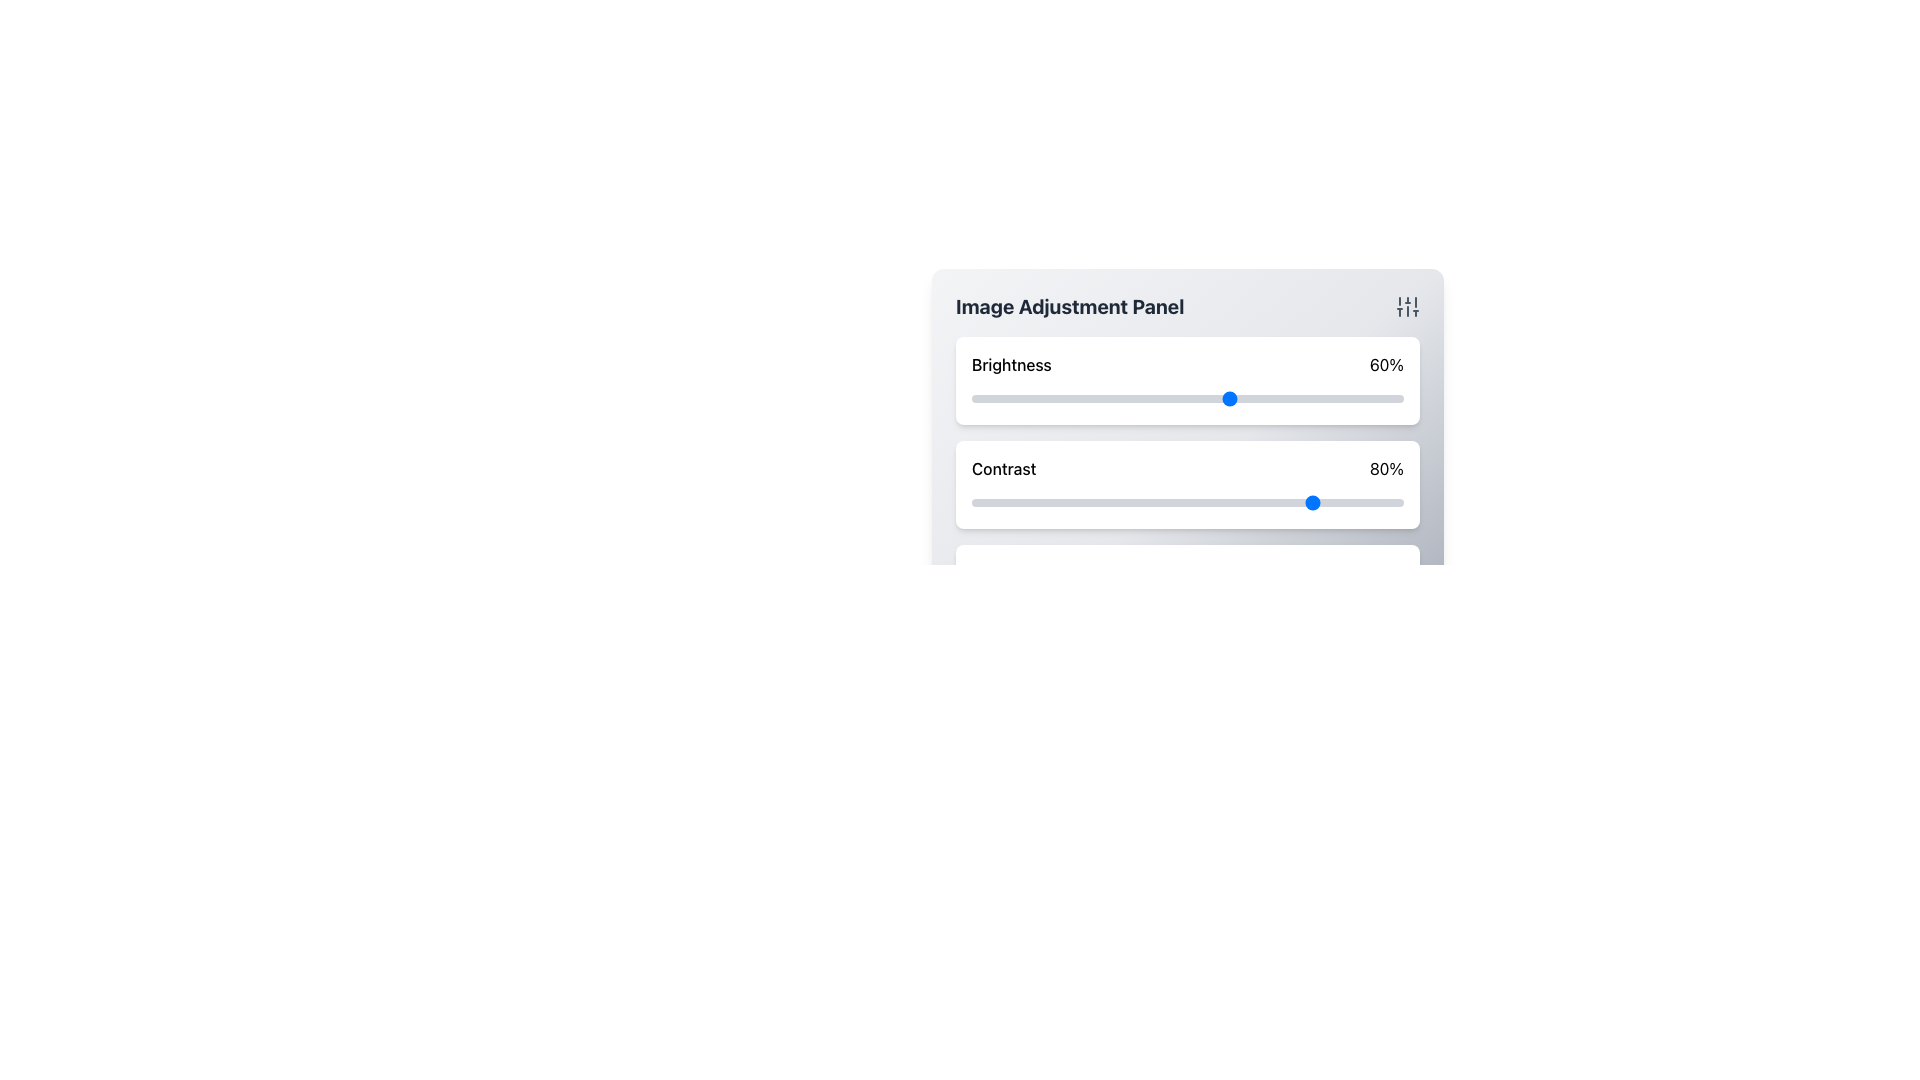 This screenshot has width=1920, height=1080. What do you see at coordinates (1069, 307) in the screenshot?
I see `the header label indicating the functionality of the panel for adjusting image properties, located above the 'Brightness' and 'Contrast' sliders` at bounding box center [1069, 307].